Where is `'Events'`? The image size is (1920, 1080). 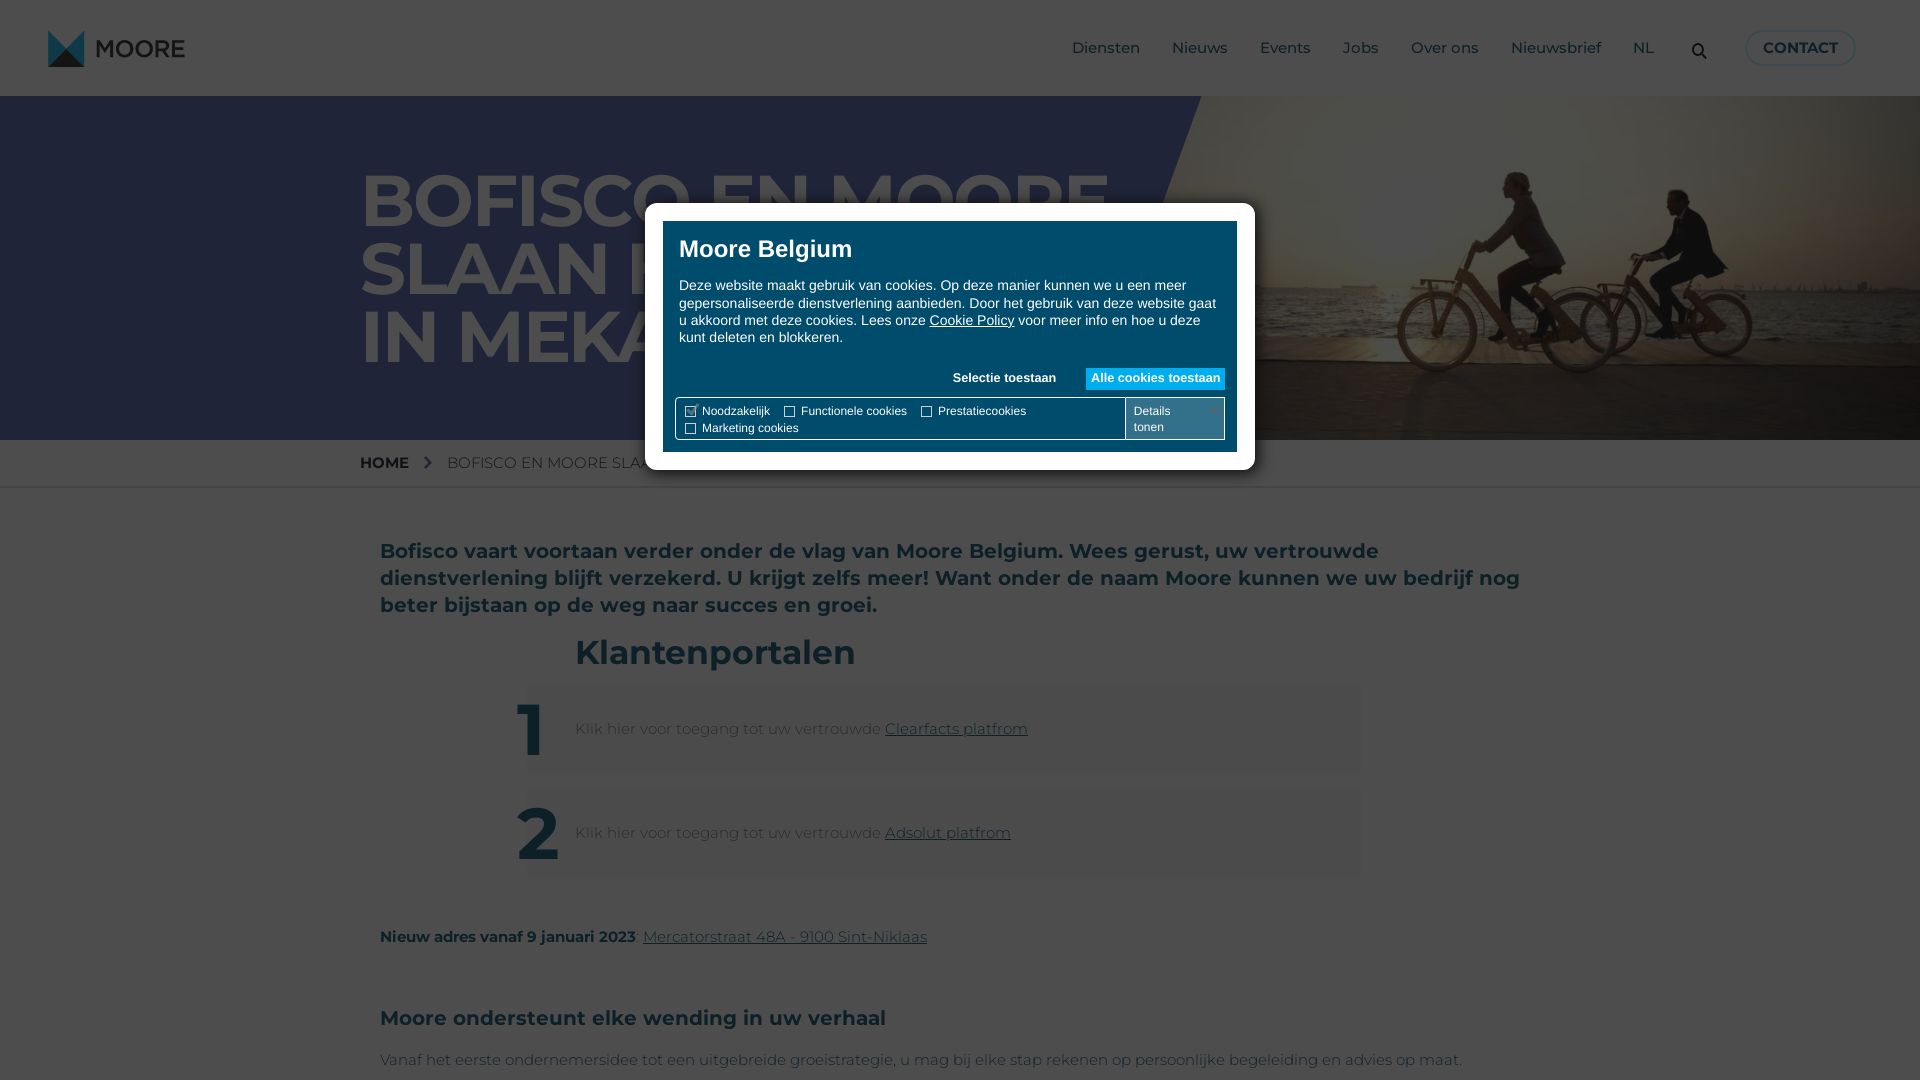 'Events' is located at coordinates (1285, 46).